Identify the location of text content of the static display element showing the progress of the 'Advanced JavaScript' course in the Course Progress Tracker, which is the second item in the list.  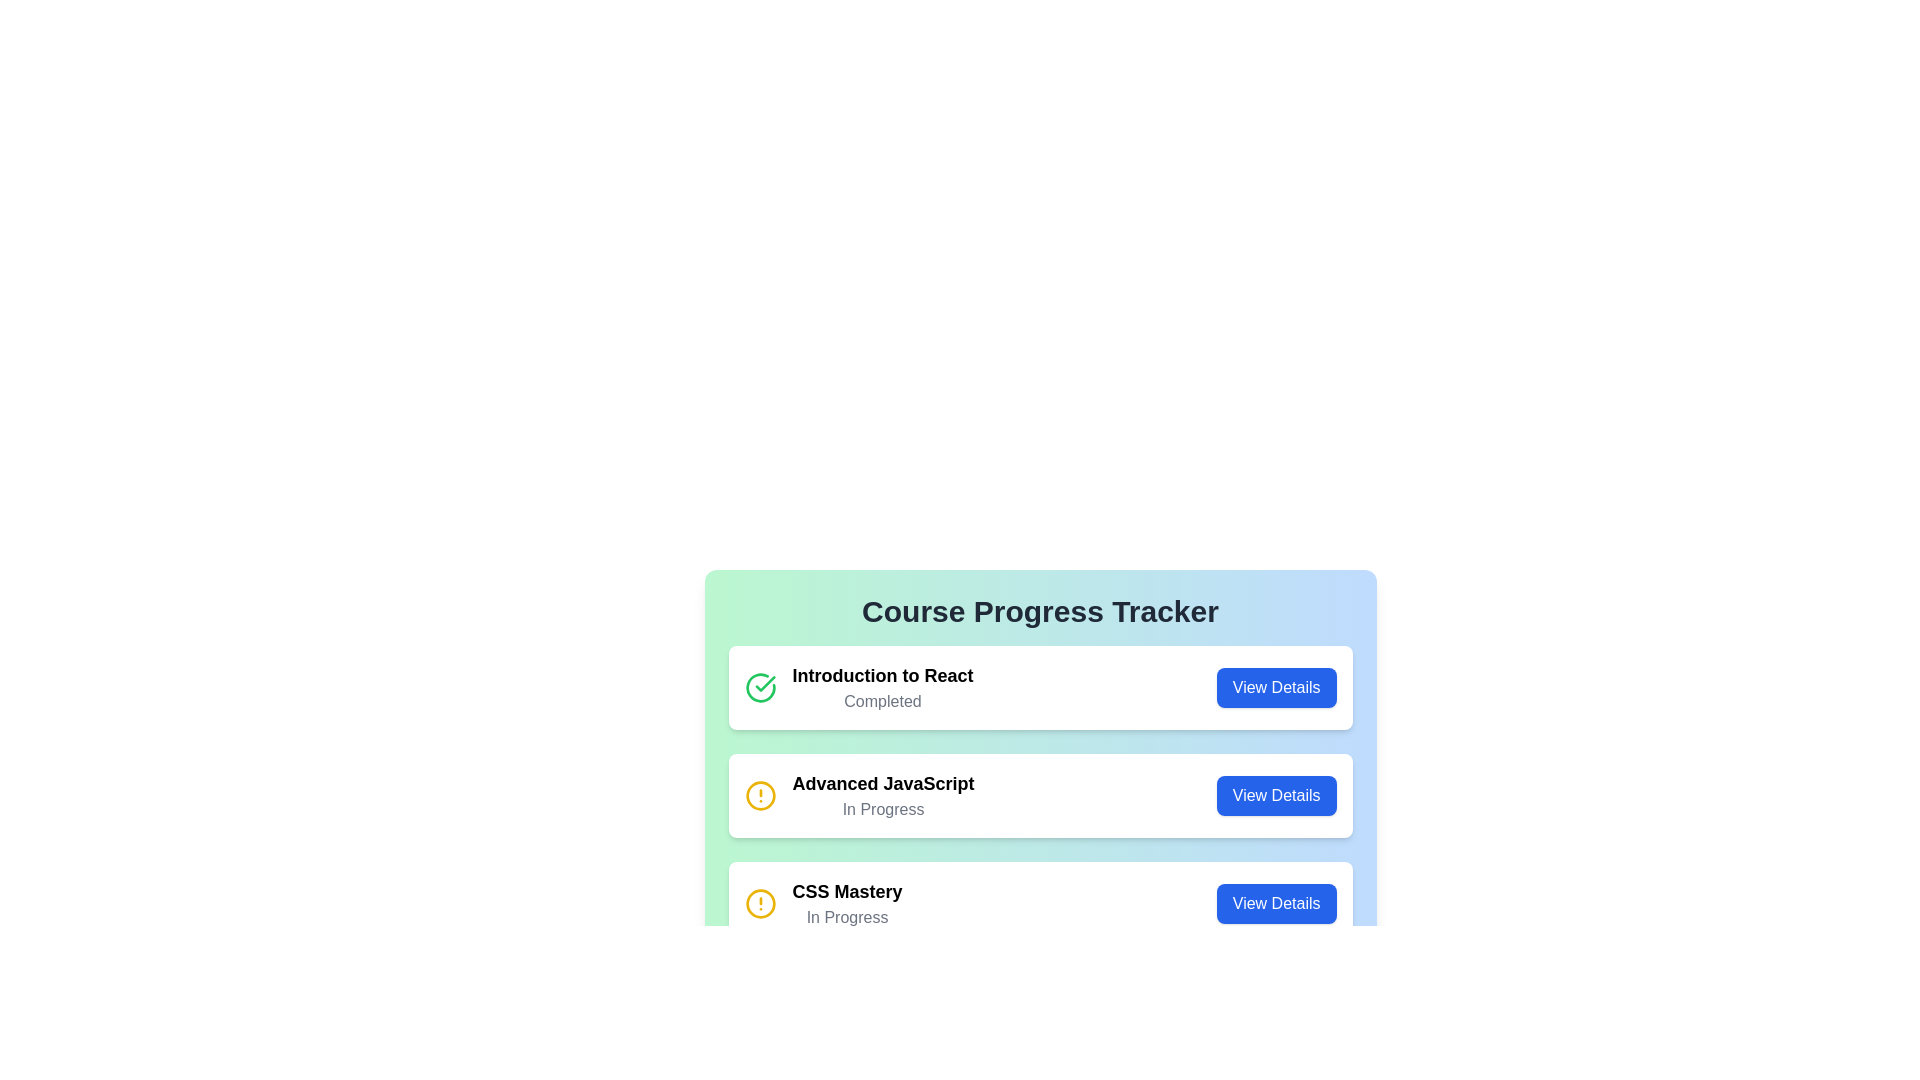
(882, 794).